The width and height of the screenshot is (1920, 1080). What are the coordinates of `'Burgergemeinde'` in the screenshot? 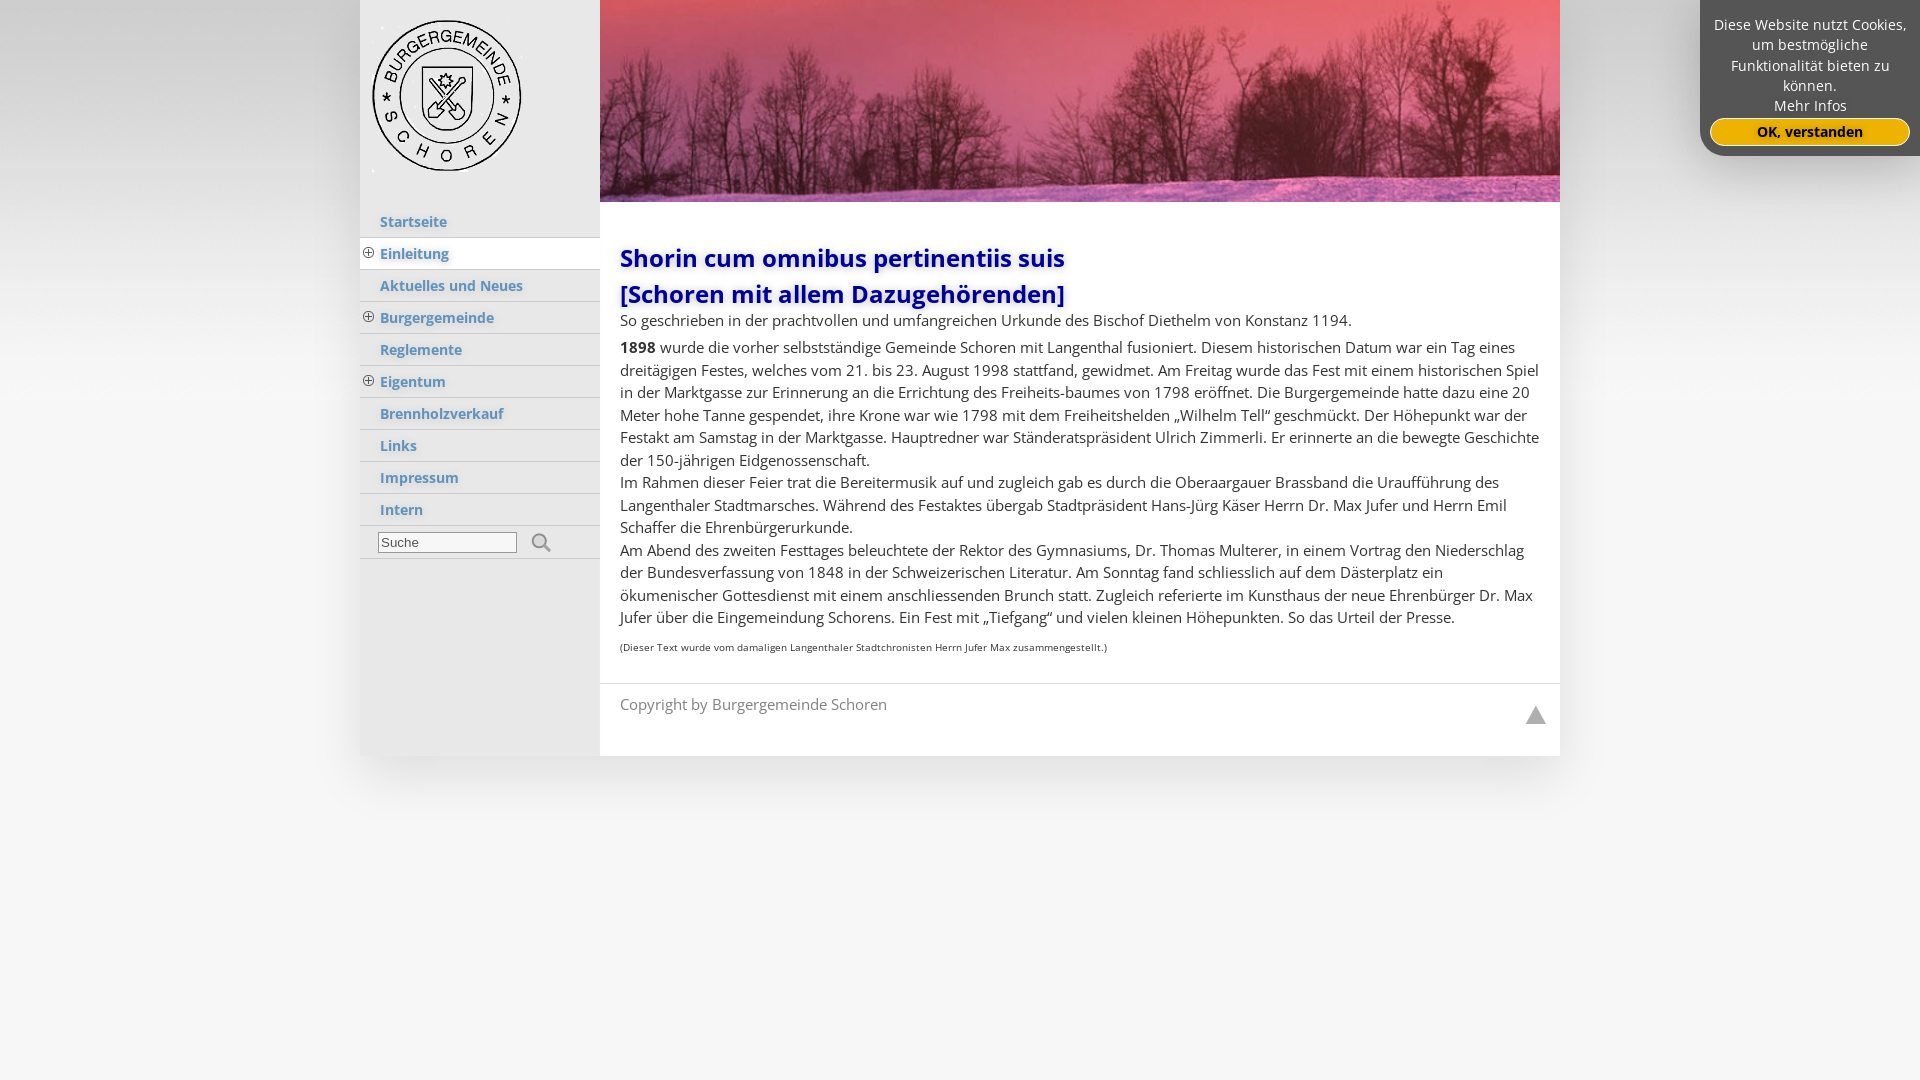 It's located at (480, 316).